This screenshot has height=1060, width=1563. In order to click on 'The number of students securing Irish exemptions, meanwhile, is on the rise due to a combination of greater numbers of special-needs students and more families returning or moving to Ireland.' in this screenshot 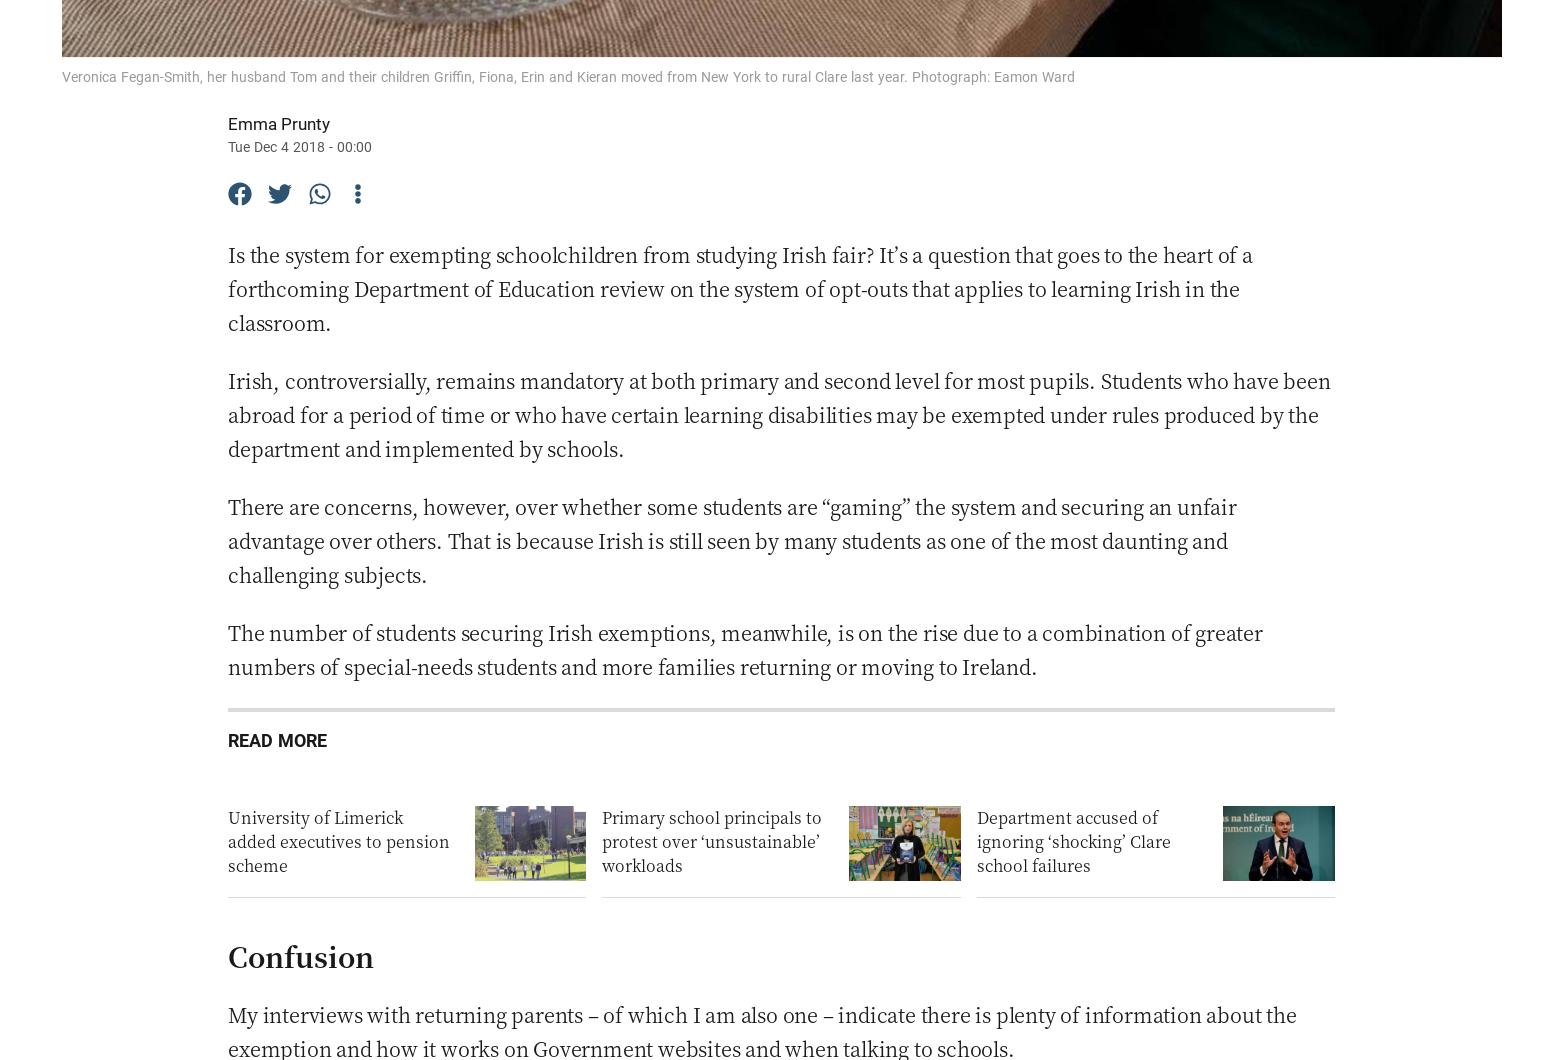, I will do `click(744, 649)`.